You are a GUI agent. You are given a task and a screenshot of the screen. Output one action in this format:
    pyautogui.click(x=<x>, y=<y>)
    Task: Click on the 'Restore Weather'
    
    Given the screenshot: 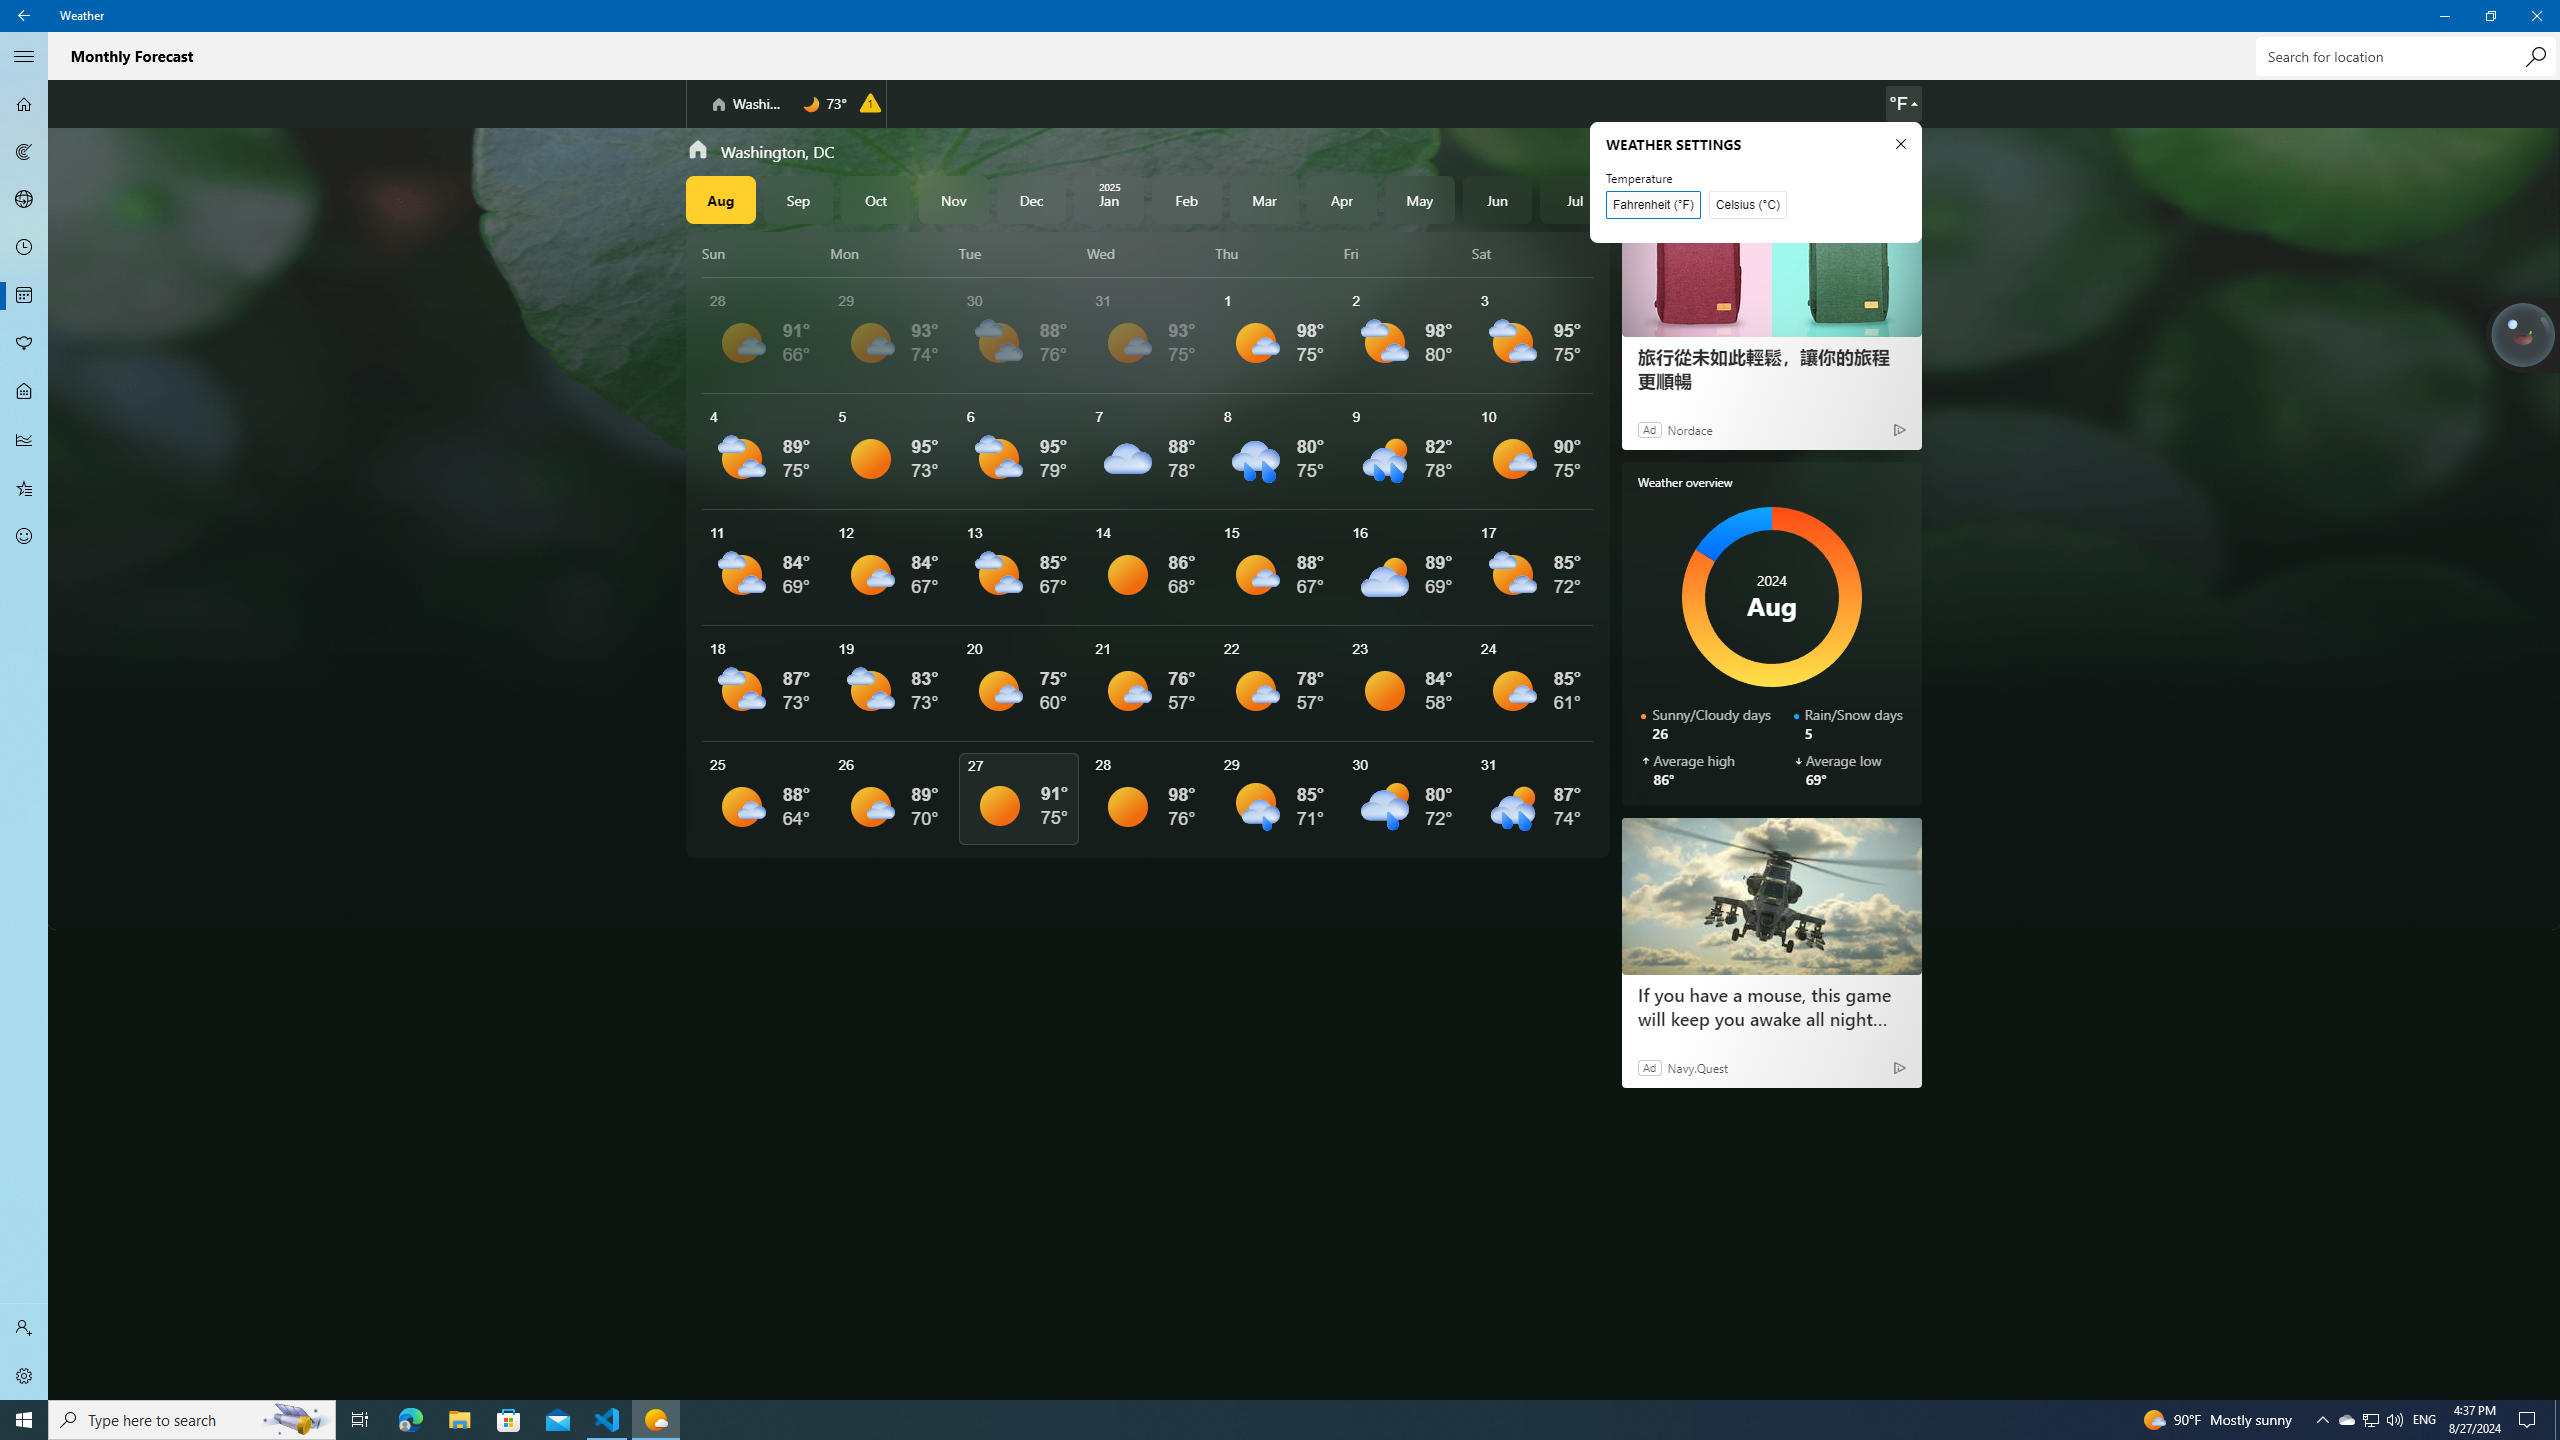 What is the action you would take?
    pyautogui.click(x=2490, y=15)
    